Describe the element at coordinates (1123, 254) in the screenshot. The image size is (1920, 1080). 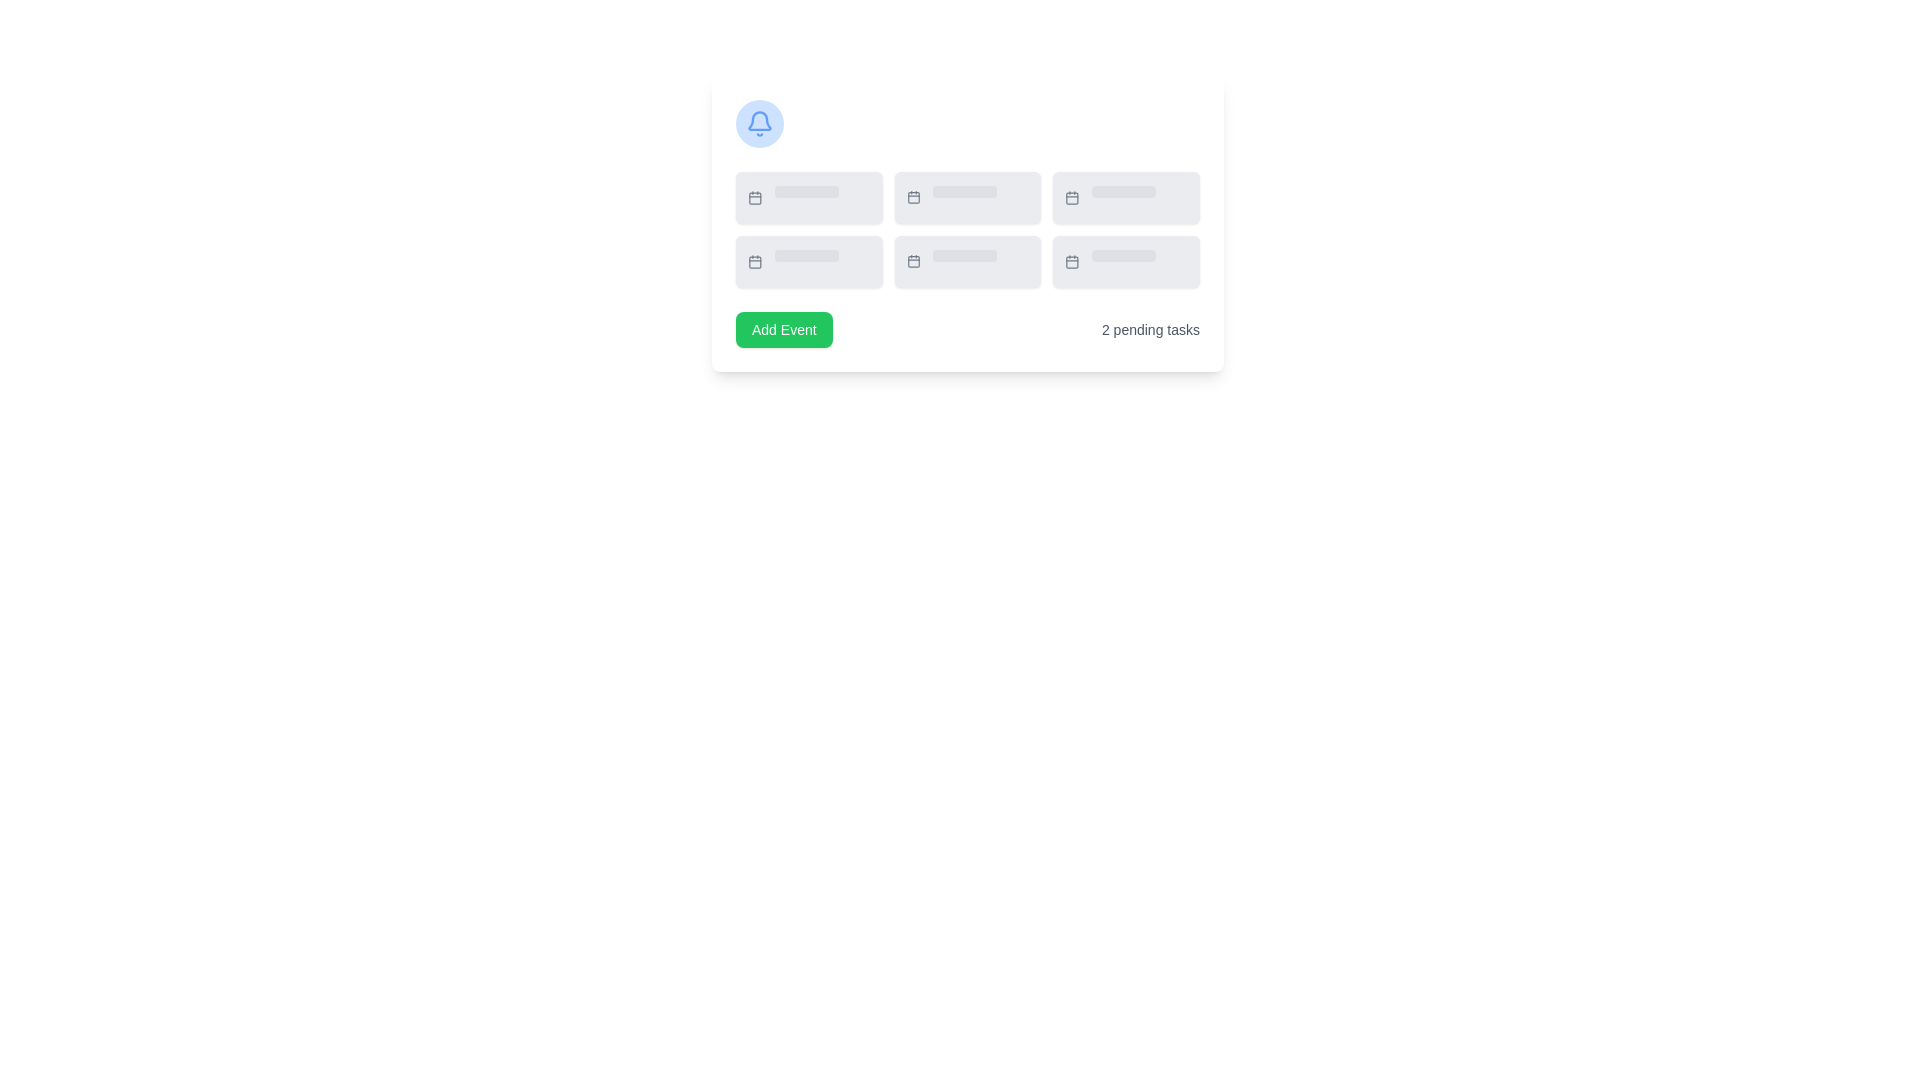
I see `the Loading placeholder bar located in the lower right area of the card-like interface layout, which serves as a visual indicator of loading or content in progress` at that location.